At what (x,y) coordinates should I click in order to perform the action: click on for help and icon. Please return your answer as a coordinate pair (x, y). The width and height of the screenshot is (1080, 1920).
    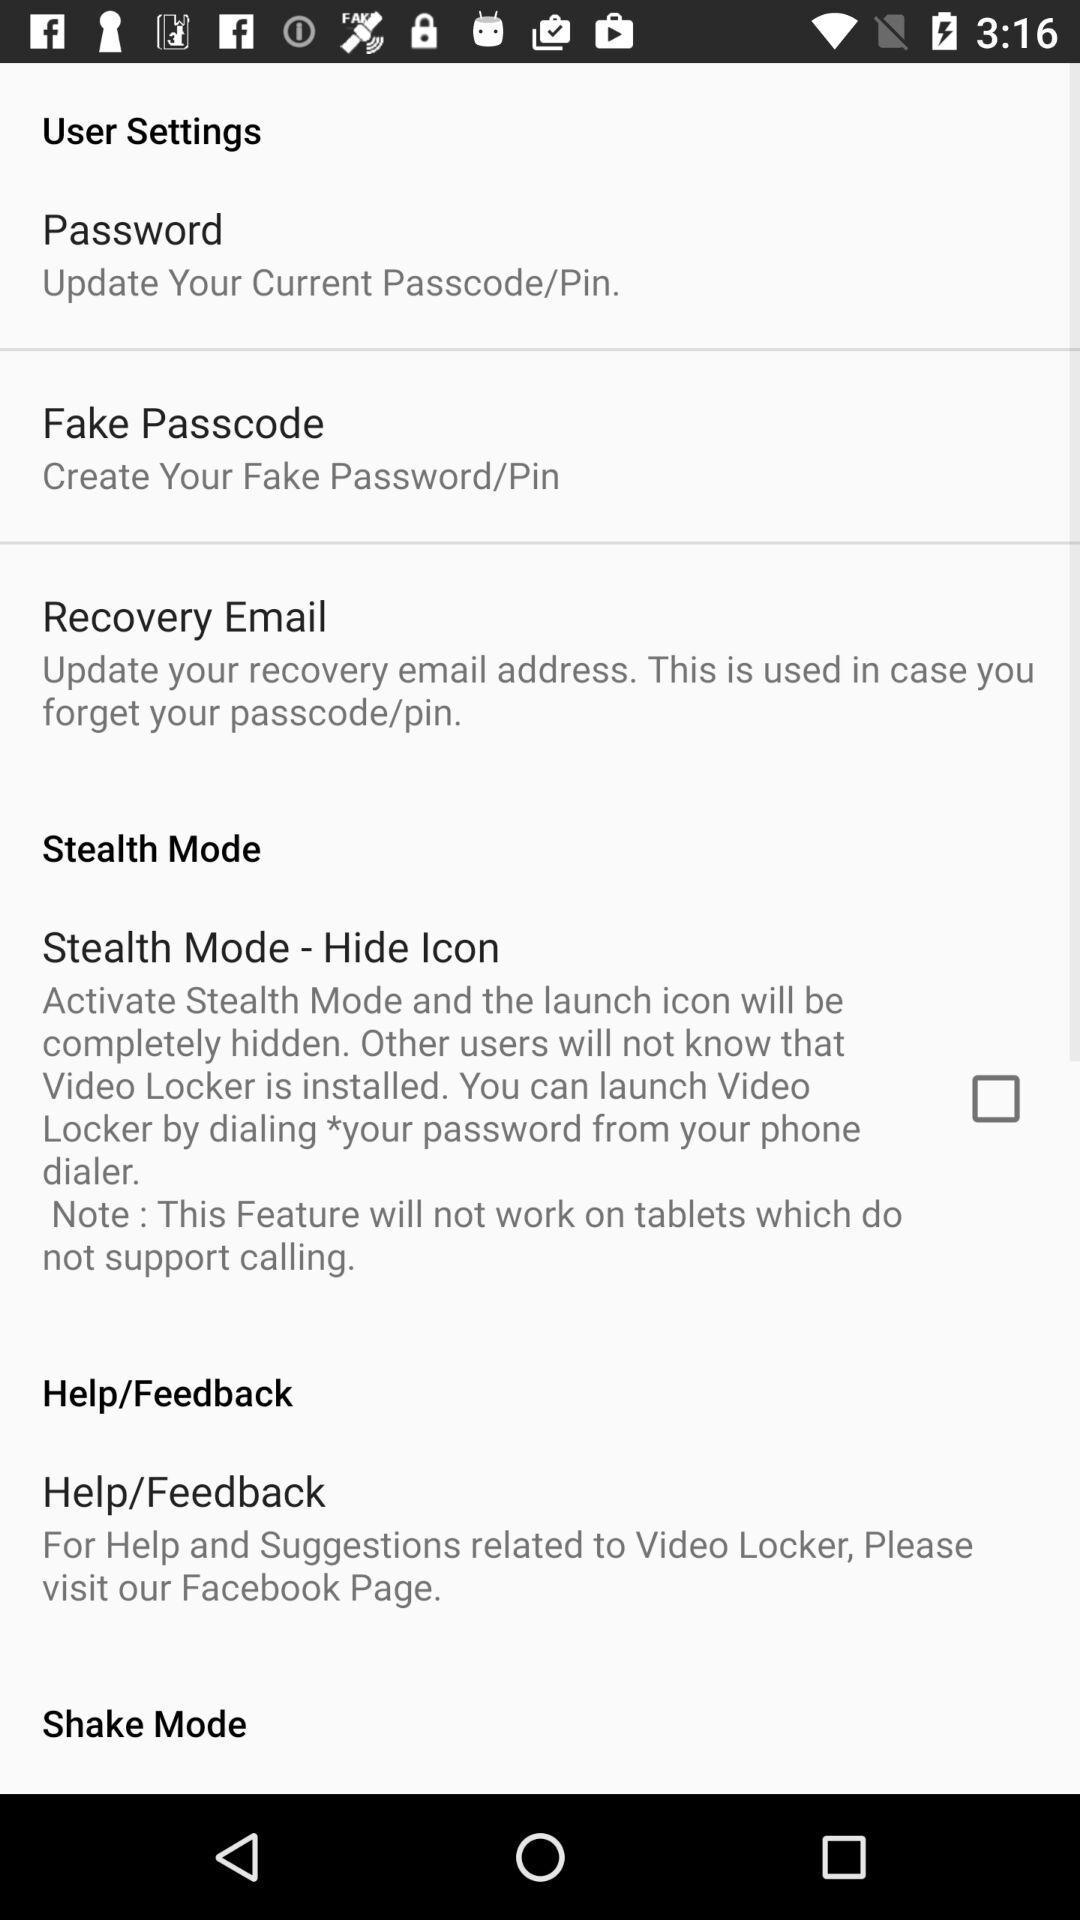
    Looking at the image, I should click on (540, 1563).